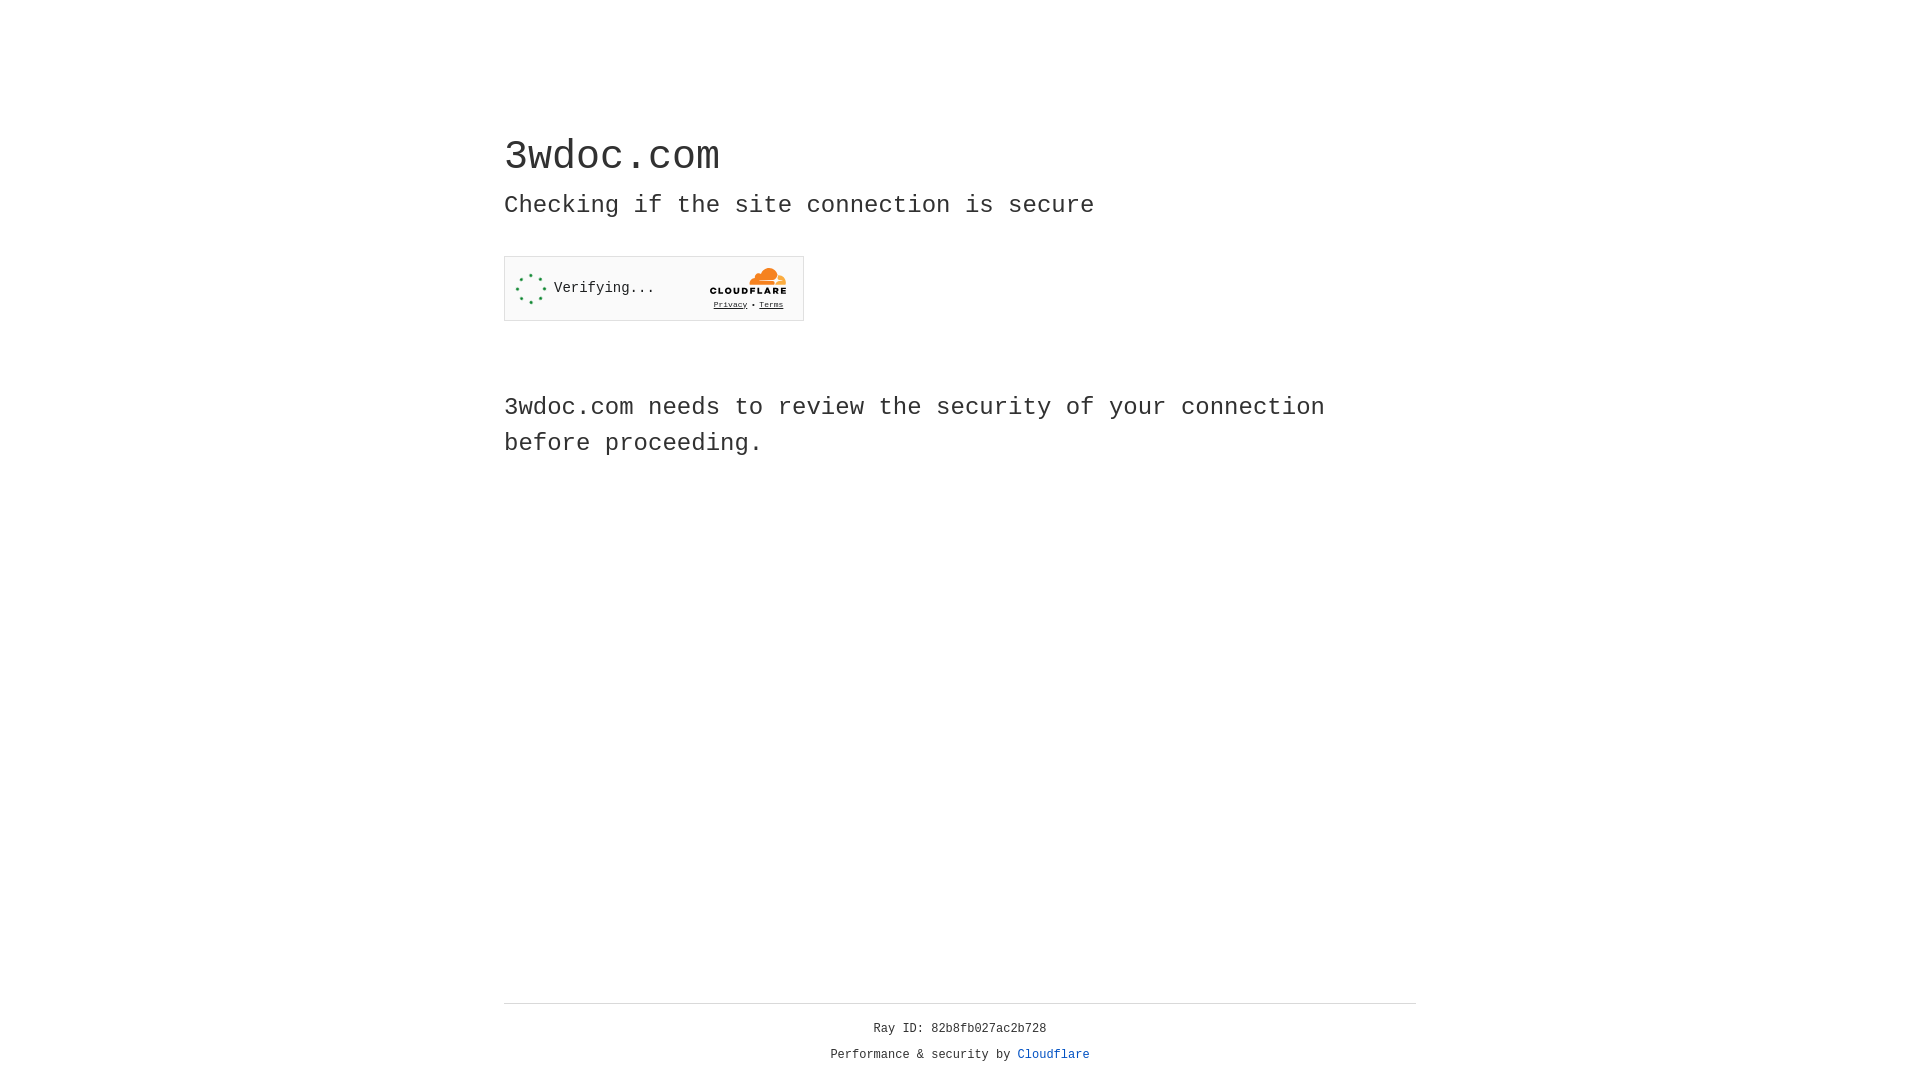  What do you see at coordinates (653, 288) in the screenshot?
I see `'Widget containing a Cloudflare security challenge'` at bounding box center [653, 288].